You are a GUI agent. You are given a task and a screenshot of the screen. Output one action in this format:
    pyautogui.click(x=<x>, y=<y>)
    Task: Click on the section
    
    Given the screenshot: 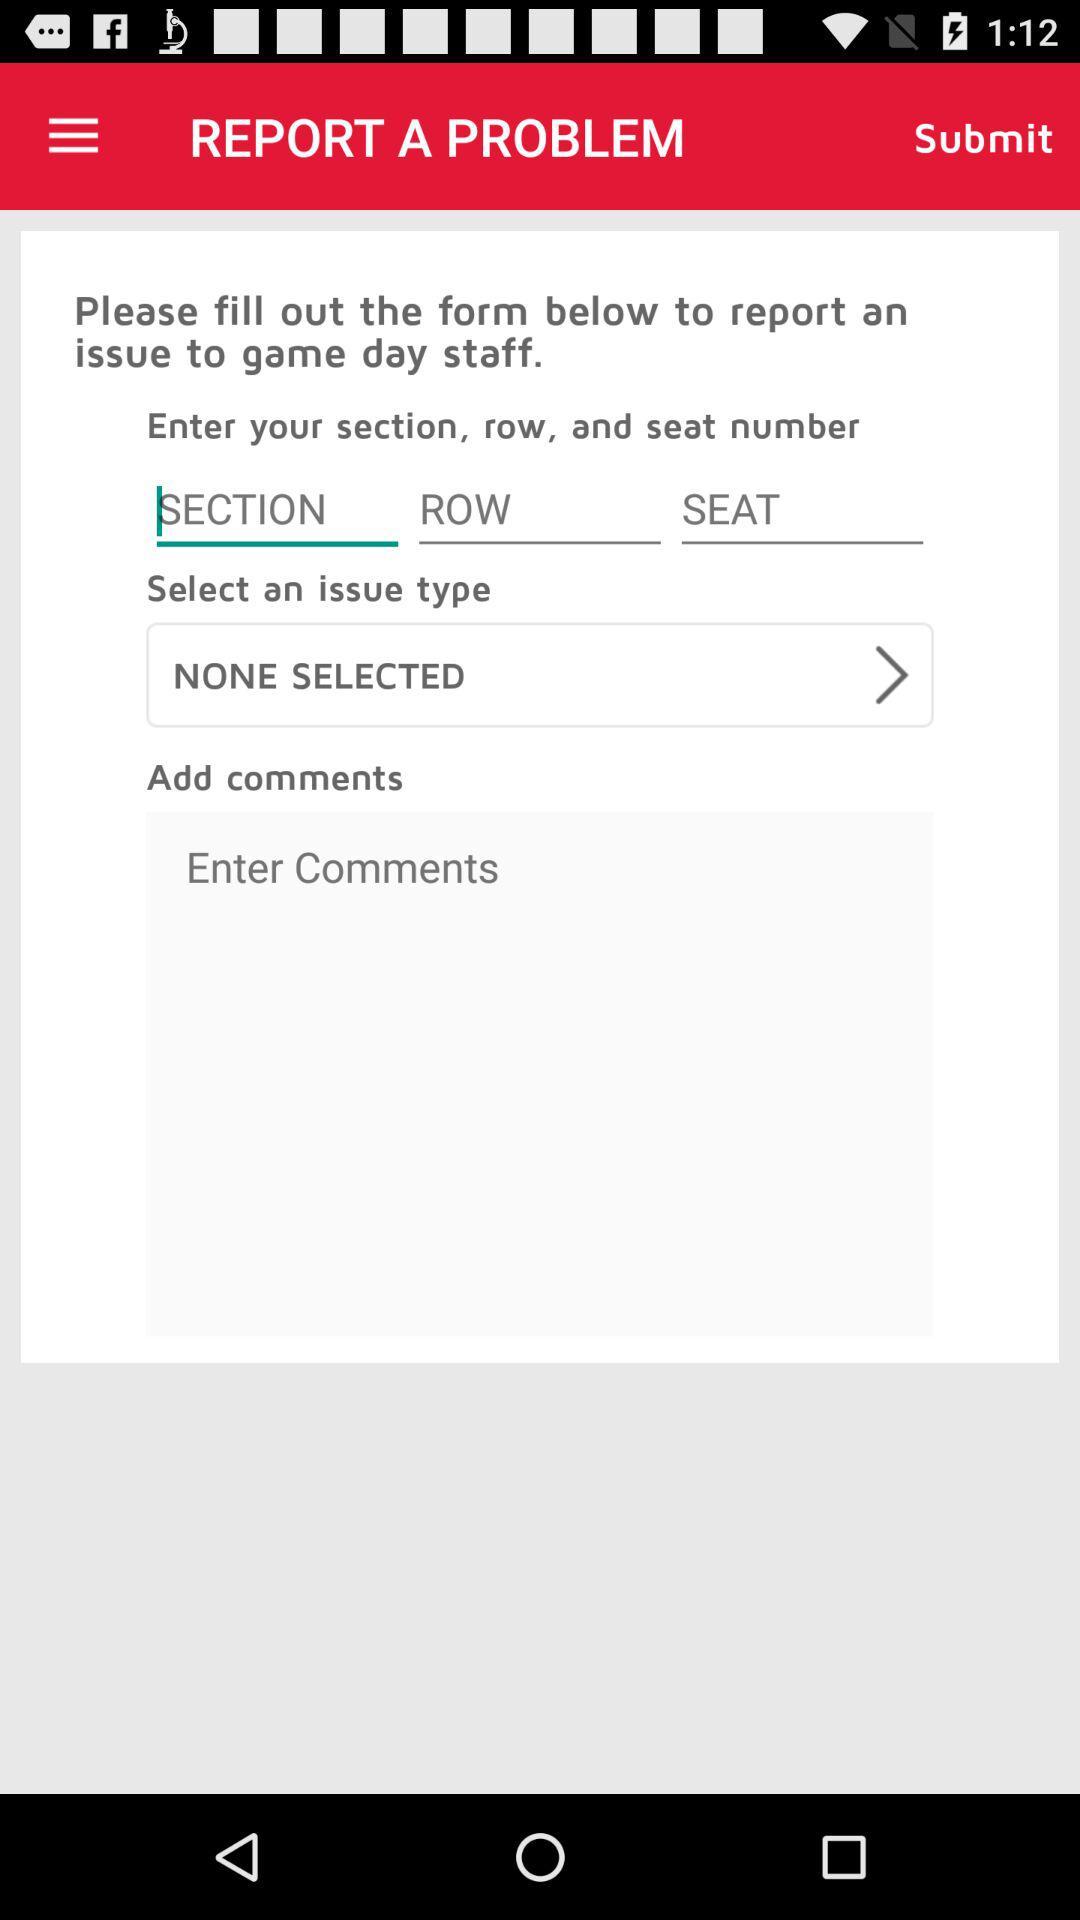 What is the action you would take?
    pyautogui.click(x=277, y=512)
    